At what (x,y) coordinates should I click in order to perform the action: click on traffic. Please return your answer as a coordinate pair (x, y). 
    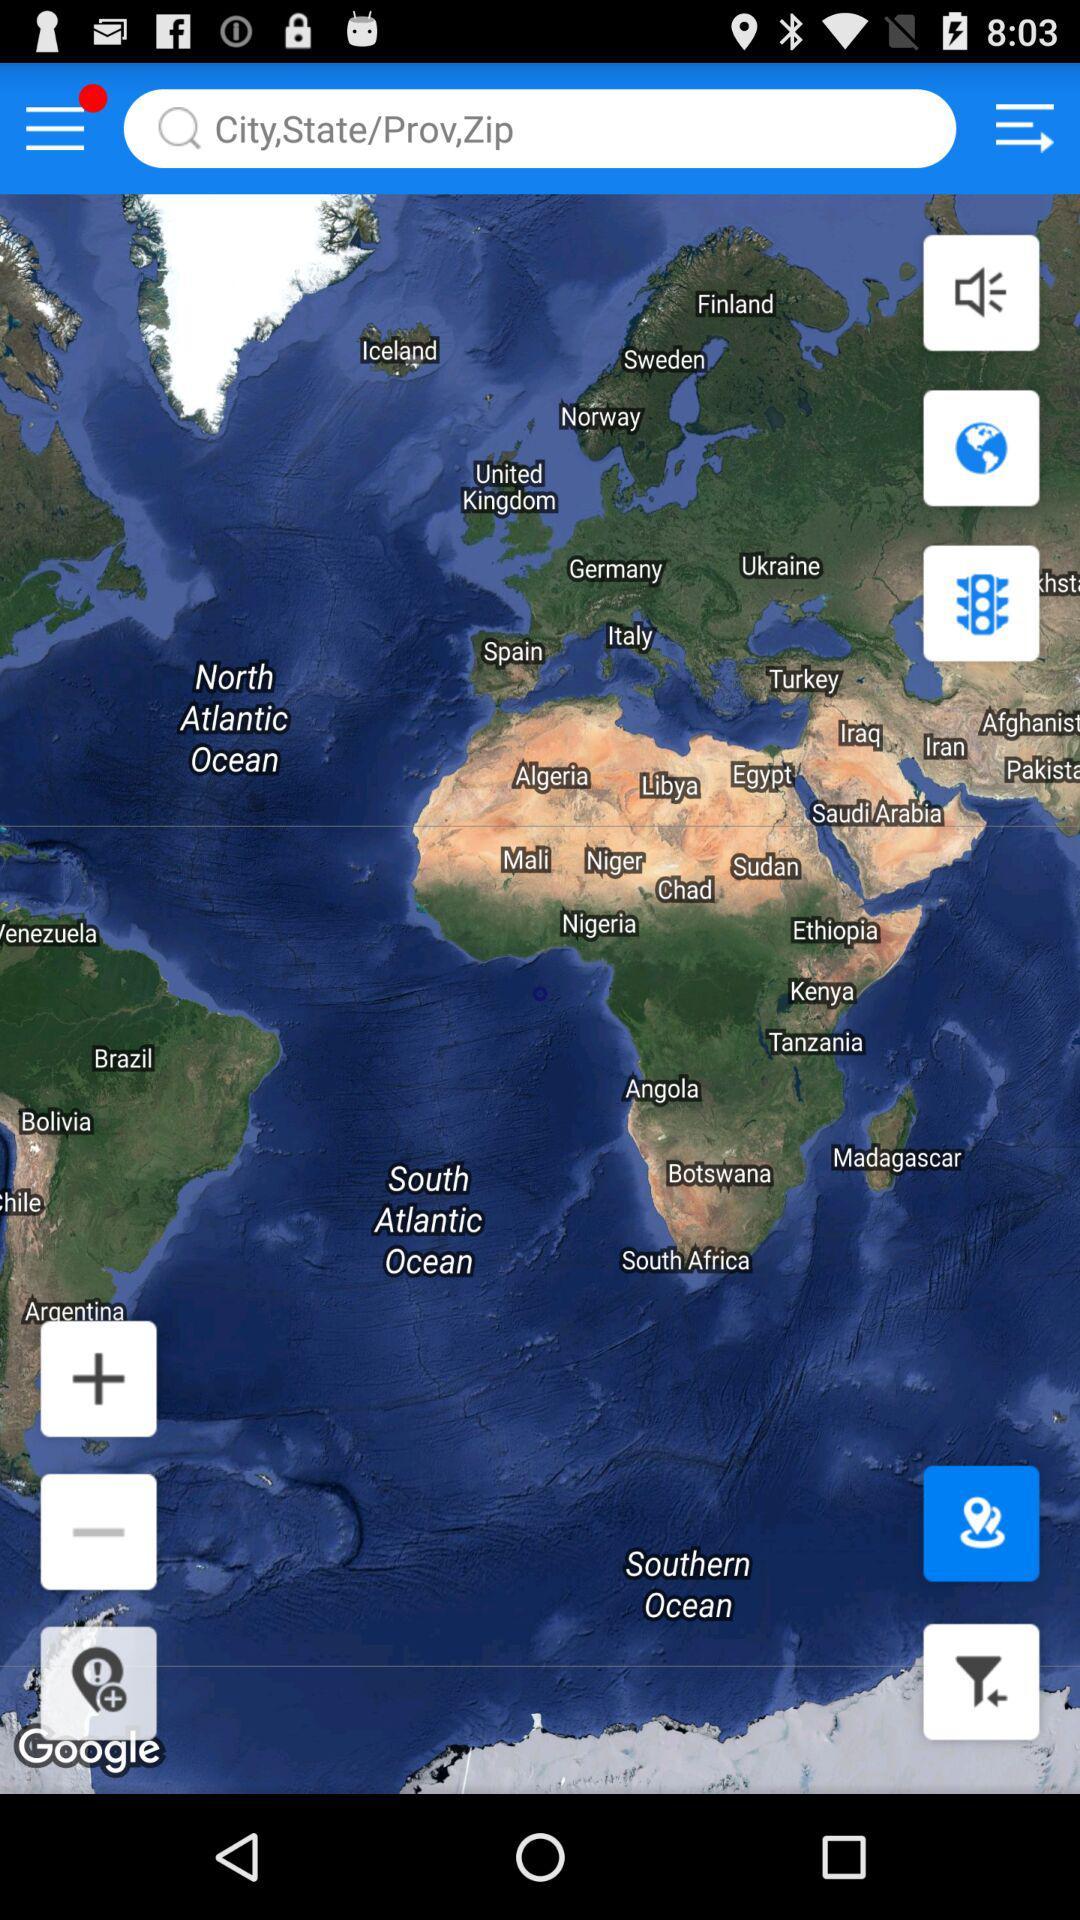
    Looking at the image, I should click on (980, 602).